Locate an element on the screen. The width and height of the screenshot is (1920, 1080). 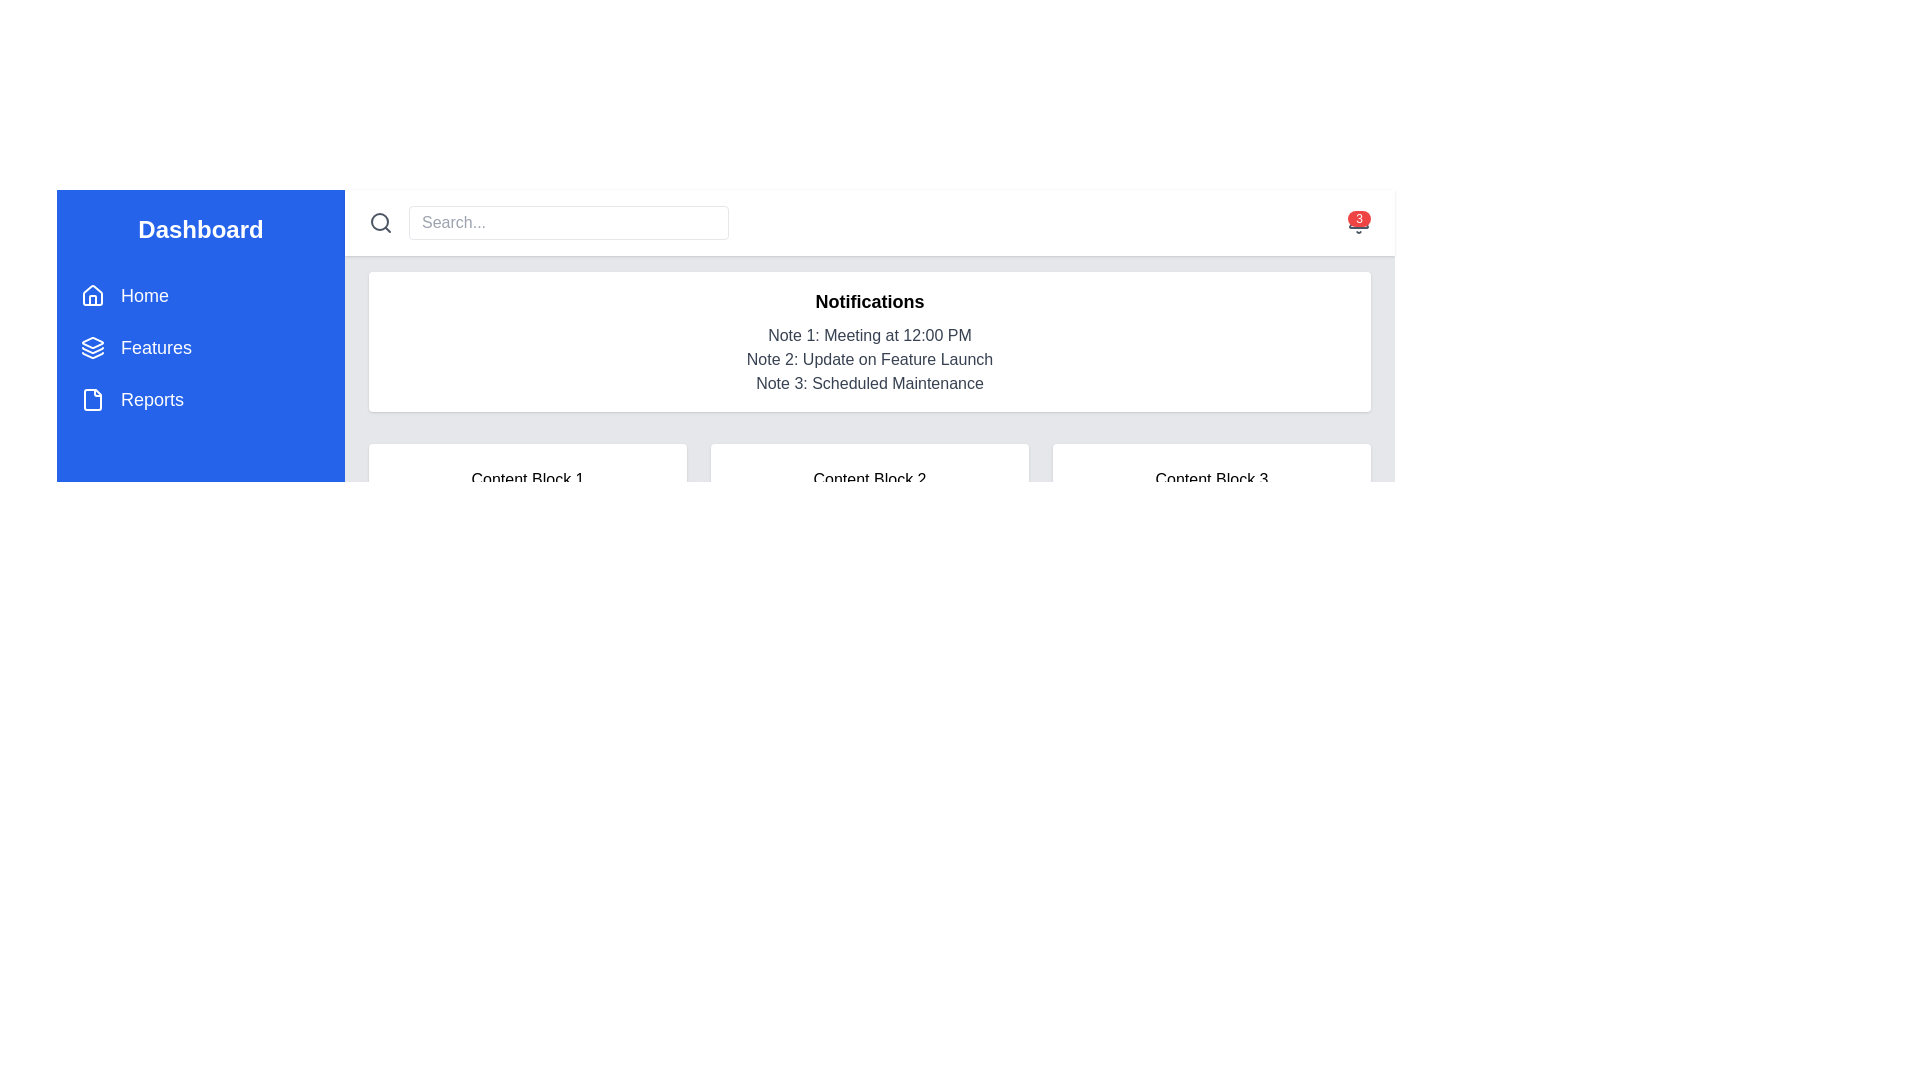
the text item in the list that says 'Note 3: Scheduled Maintenance', which is the third item under the 'Notifications' heading is located at coordinates (869, 384).